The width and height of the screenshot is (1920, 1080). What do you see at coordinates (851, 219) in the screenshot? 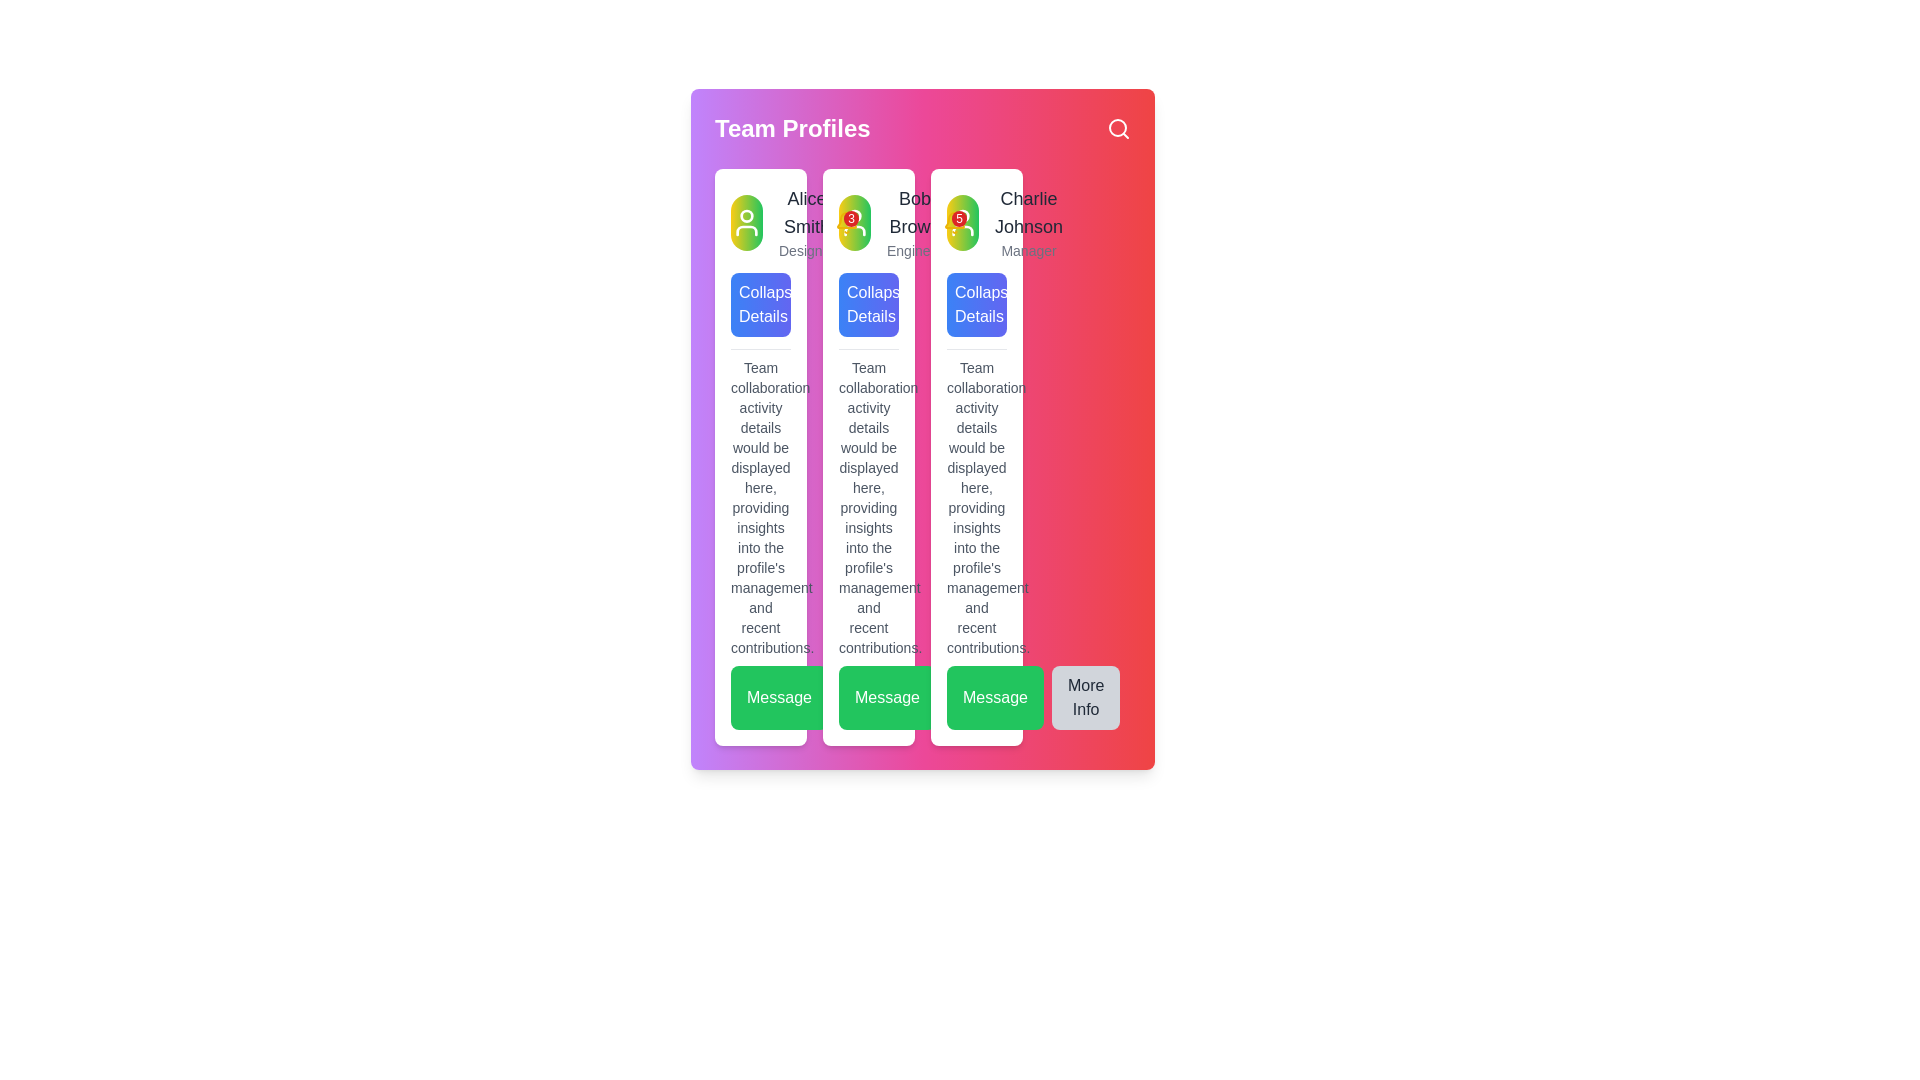
I see `the Notification badge located at the top-right corner of the bell icon in the notification UI of the profile` at bounding box center [851, 219].